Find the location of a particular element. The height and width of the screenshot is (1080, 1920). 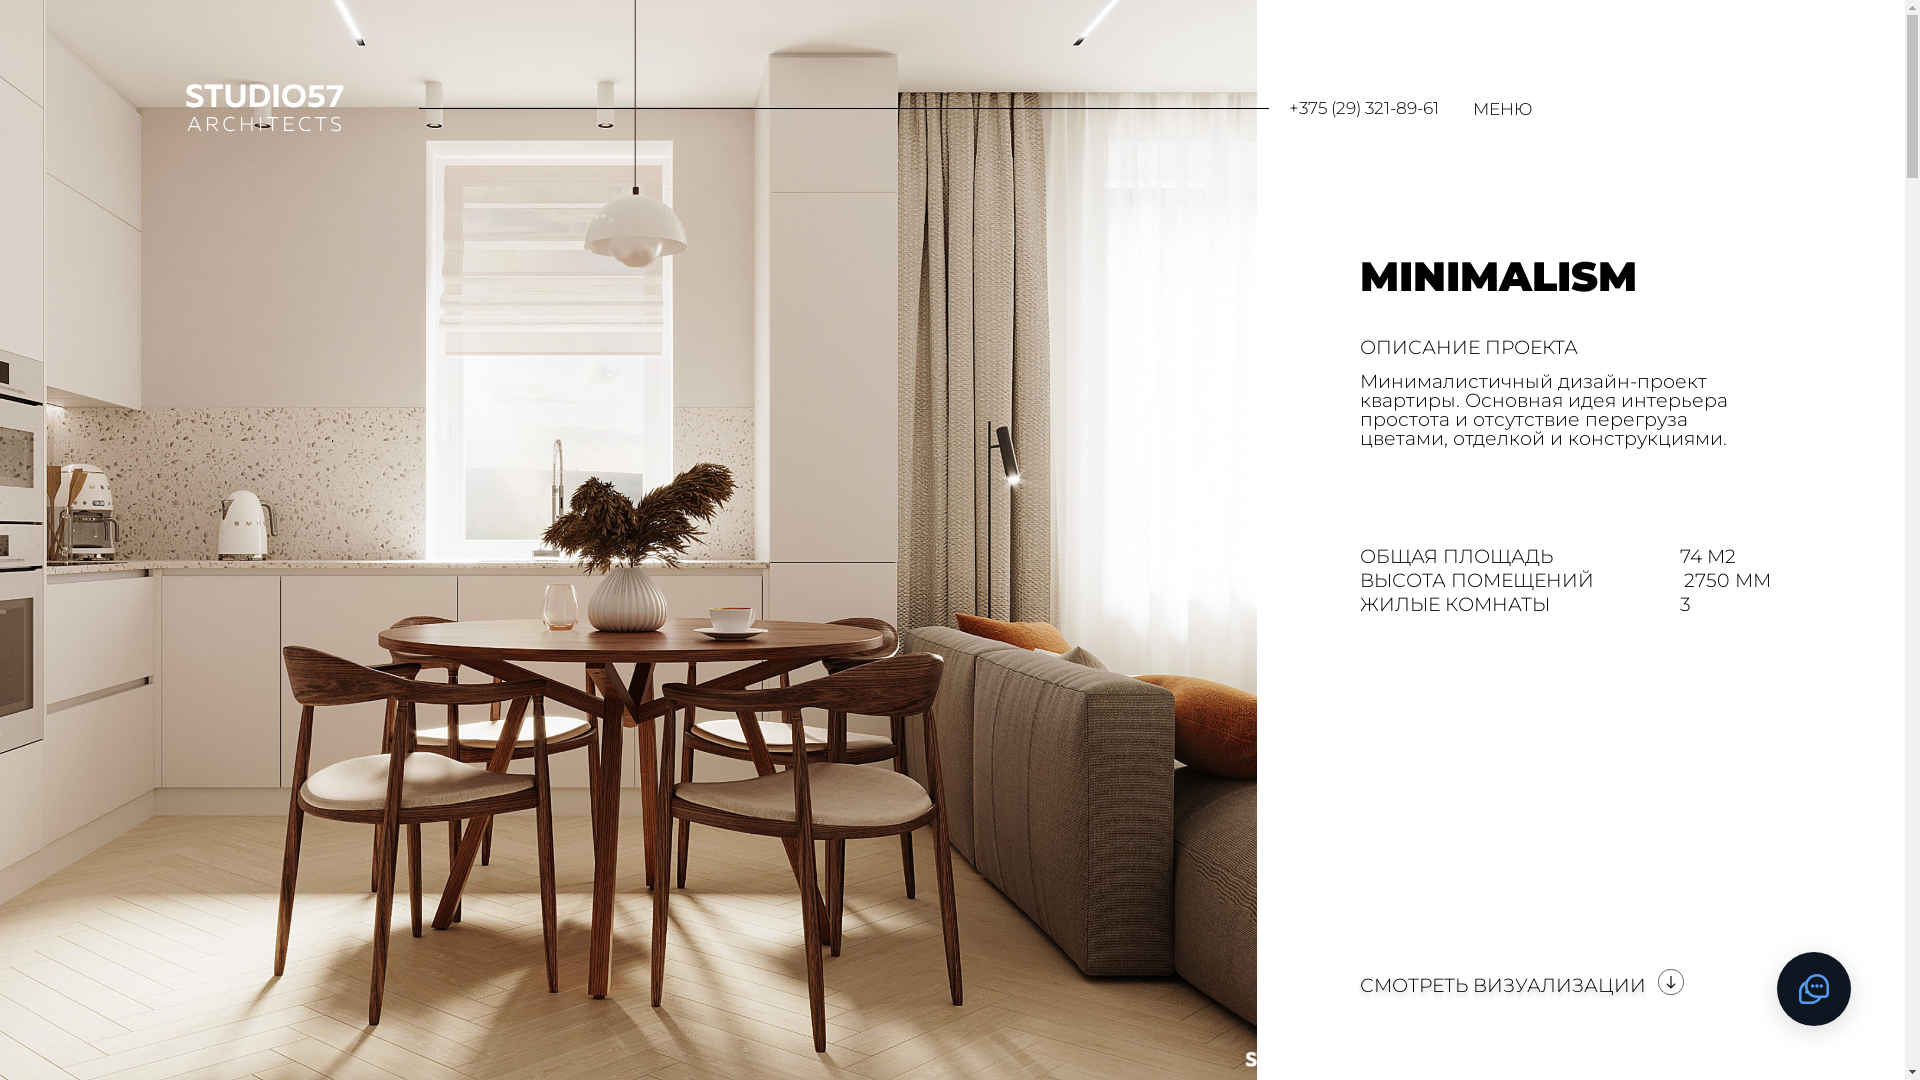

'+375 (29) 321-89-61' is located at coordinates (1289, 108).